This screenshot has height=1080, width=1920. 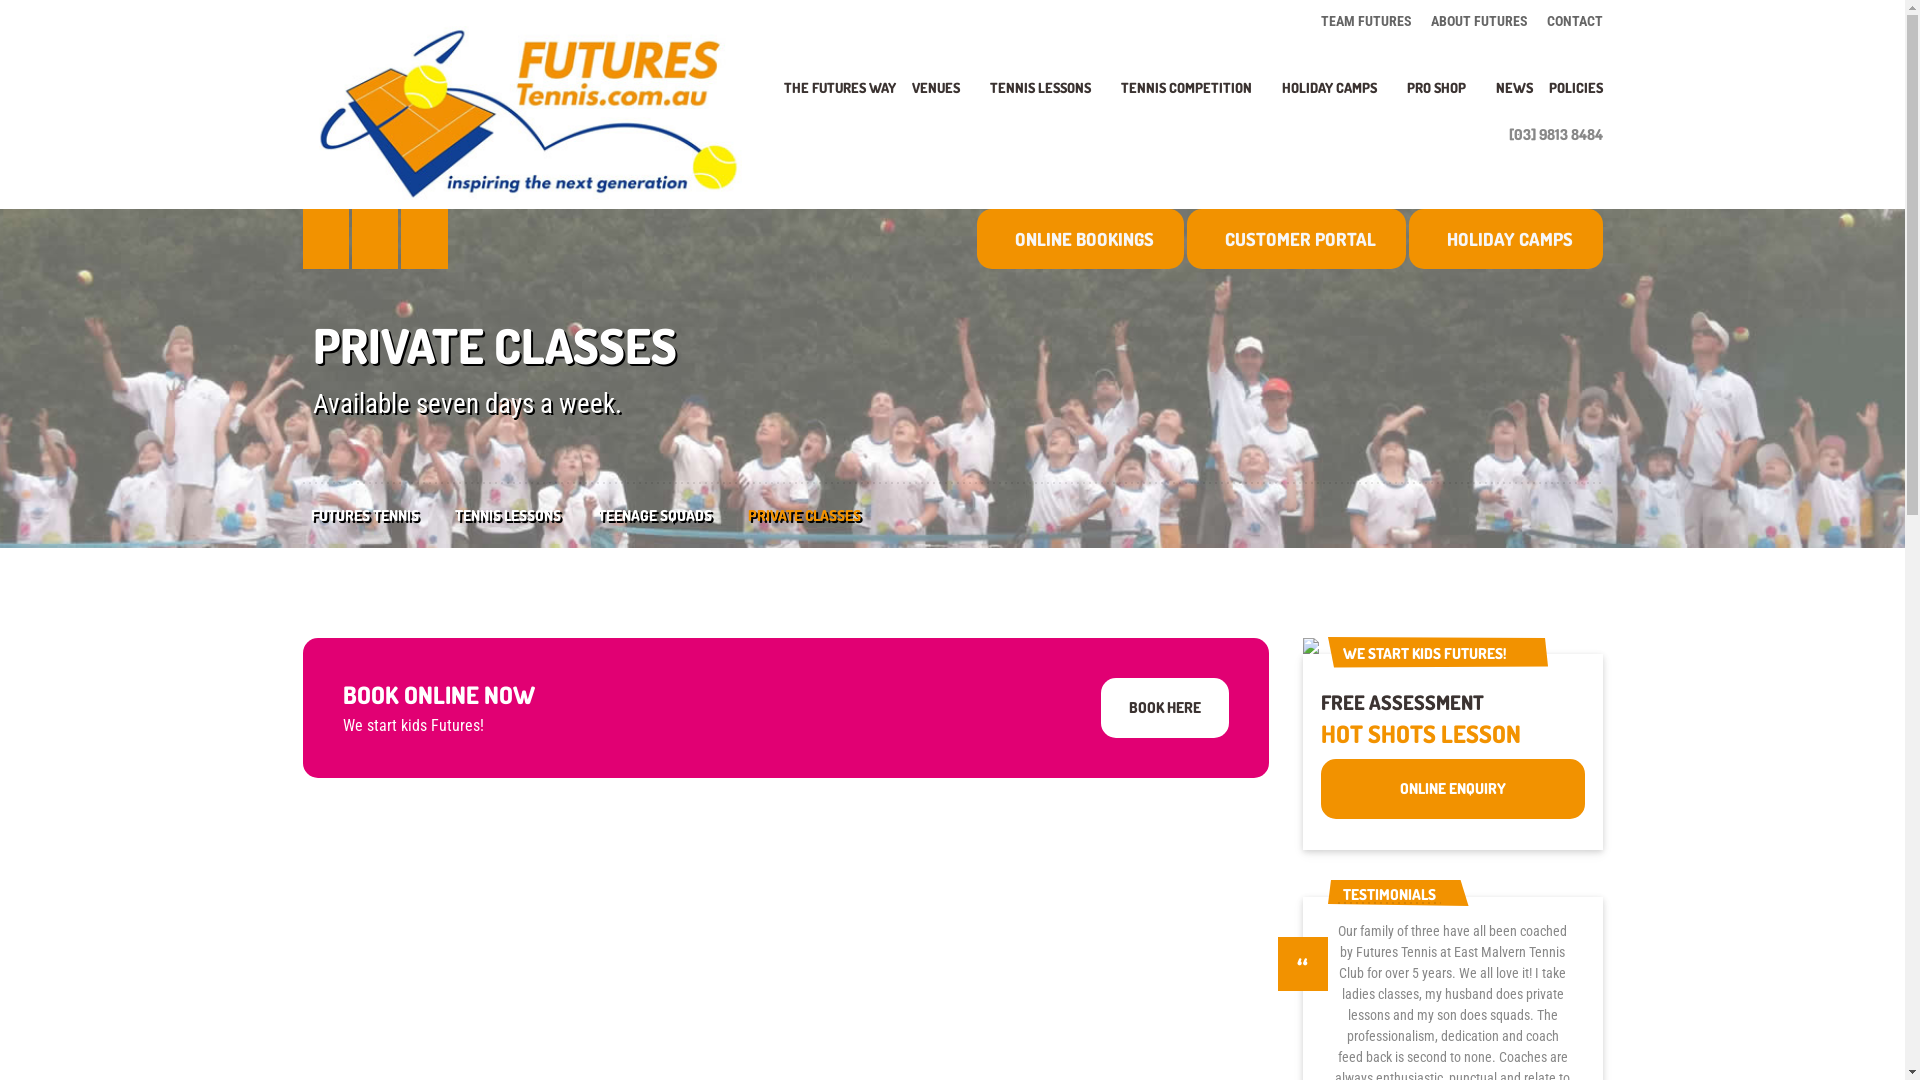 I want to click on '[03] 9813 8484', so click(x=1549, y=133).